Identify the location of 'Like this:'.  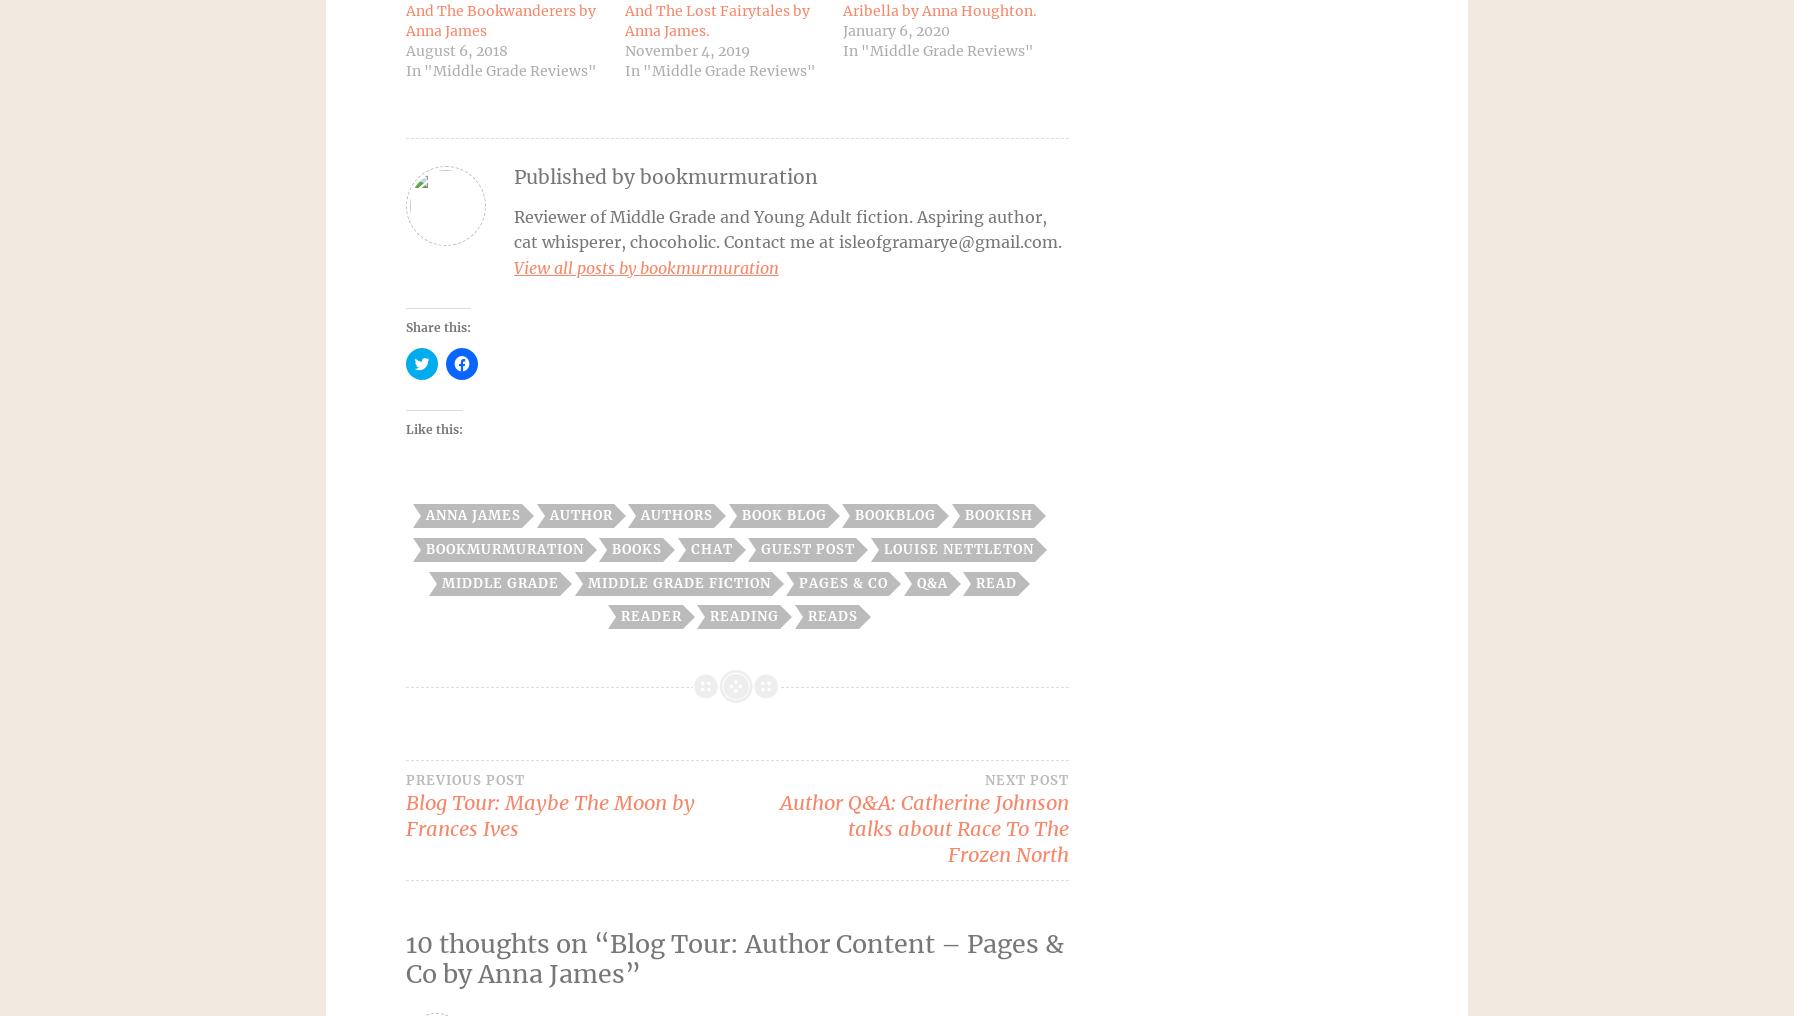
(433, 427).